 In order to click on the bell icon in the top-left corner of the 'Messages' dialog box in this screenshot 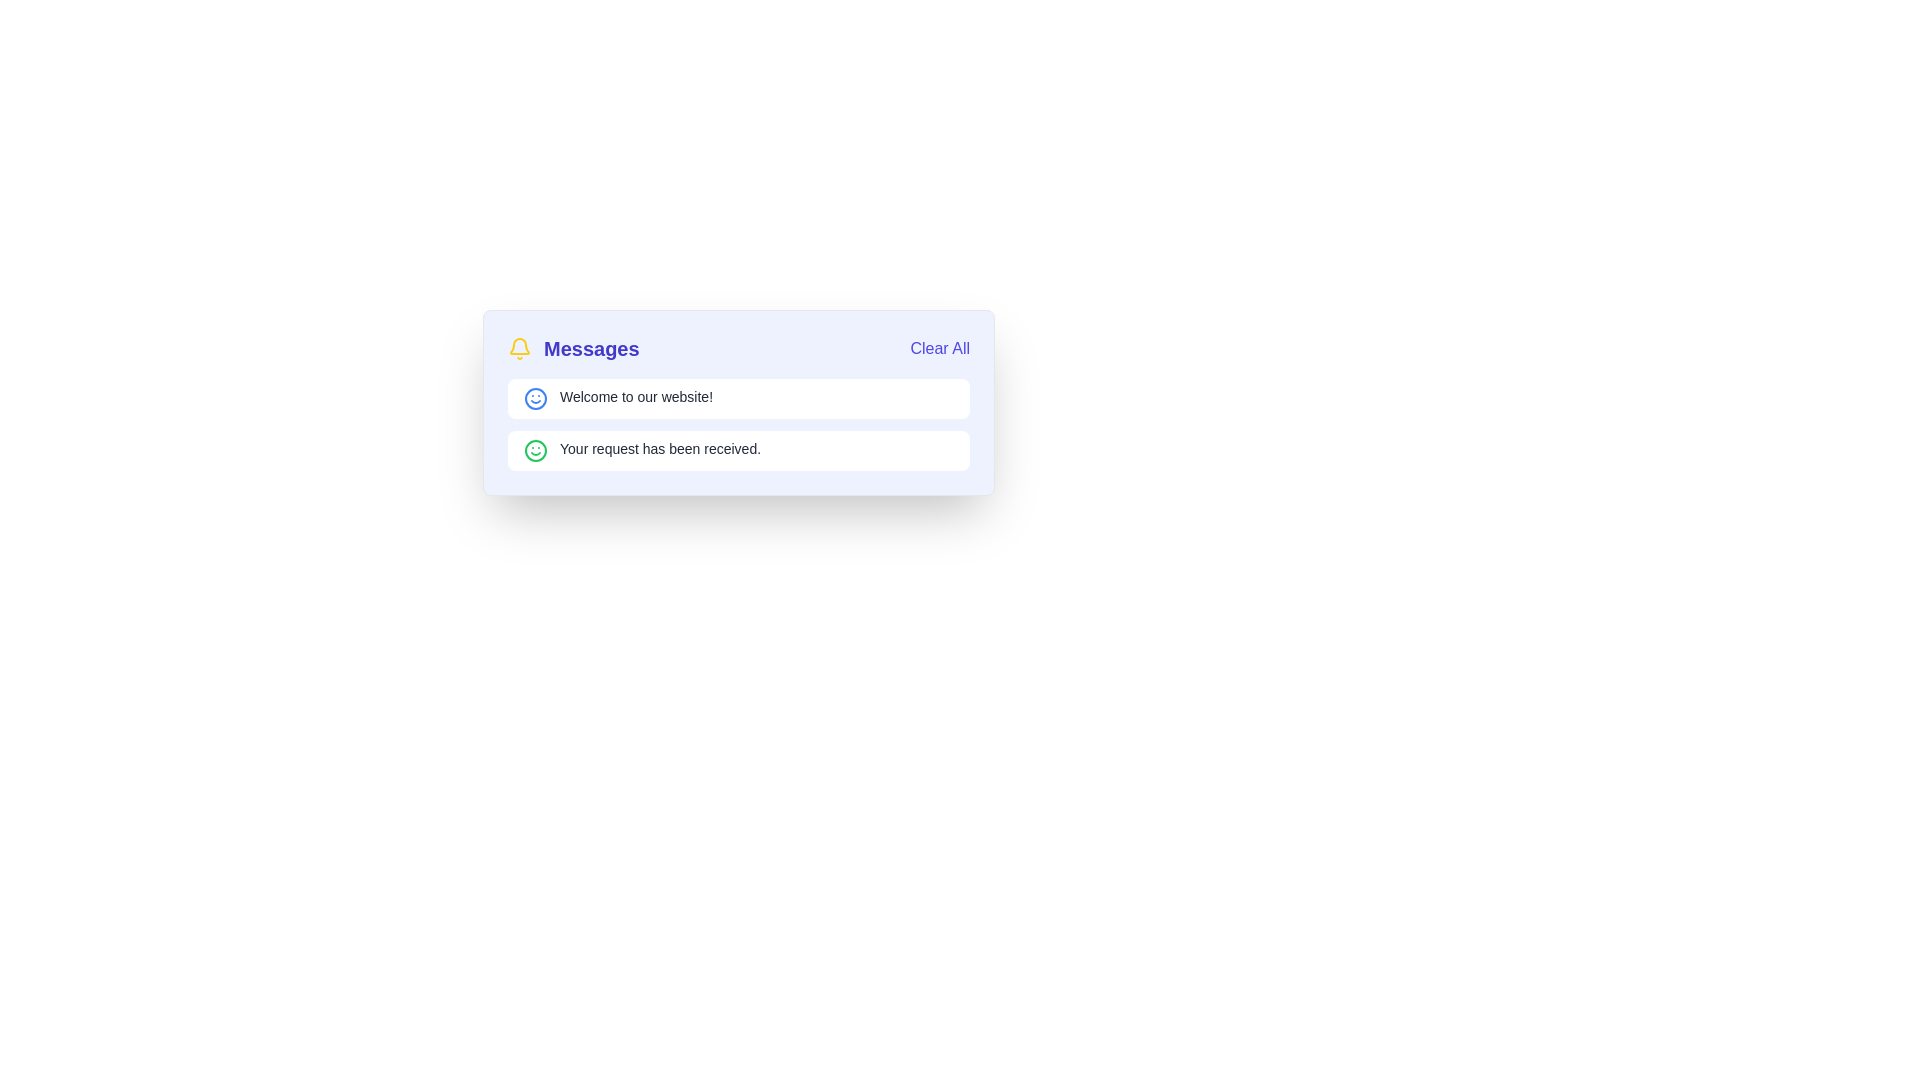, I will do `click(519, 345)`.